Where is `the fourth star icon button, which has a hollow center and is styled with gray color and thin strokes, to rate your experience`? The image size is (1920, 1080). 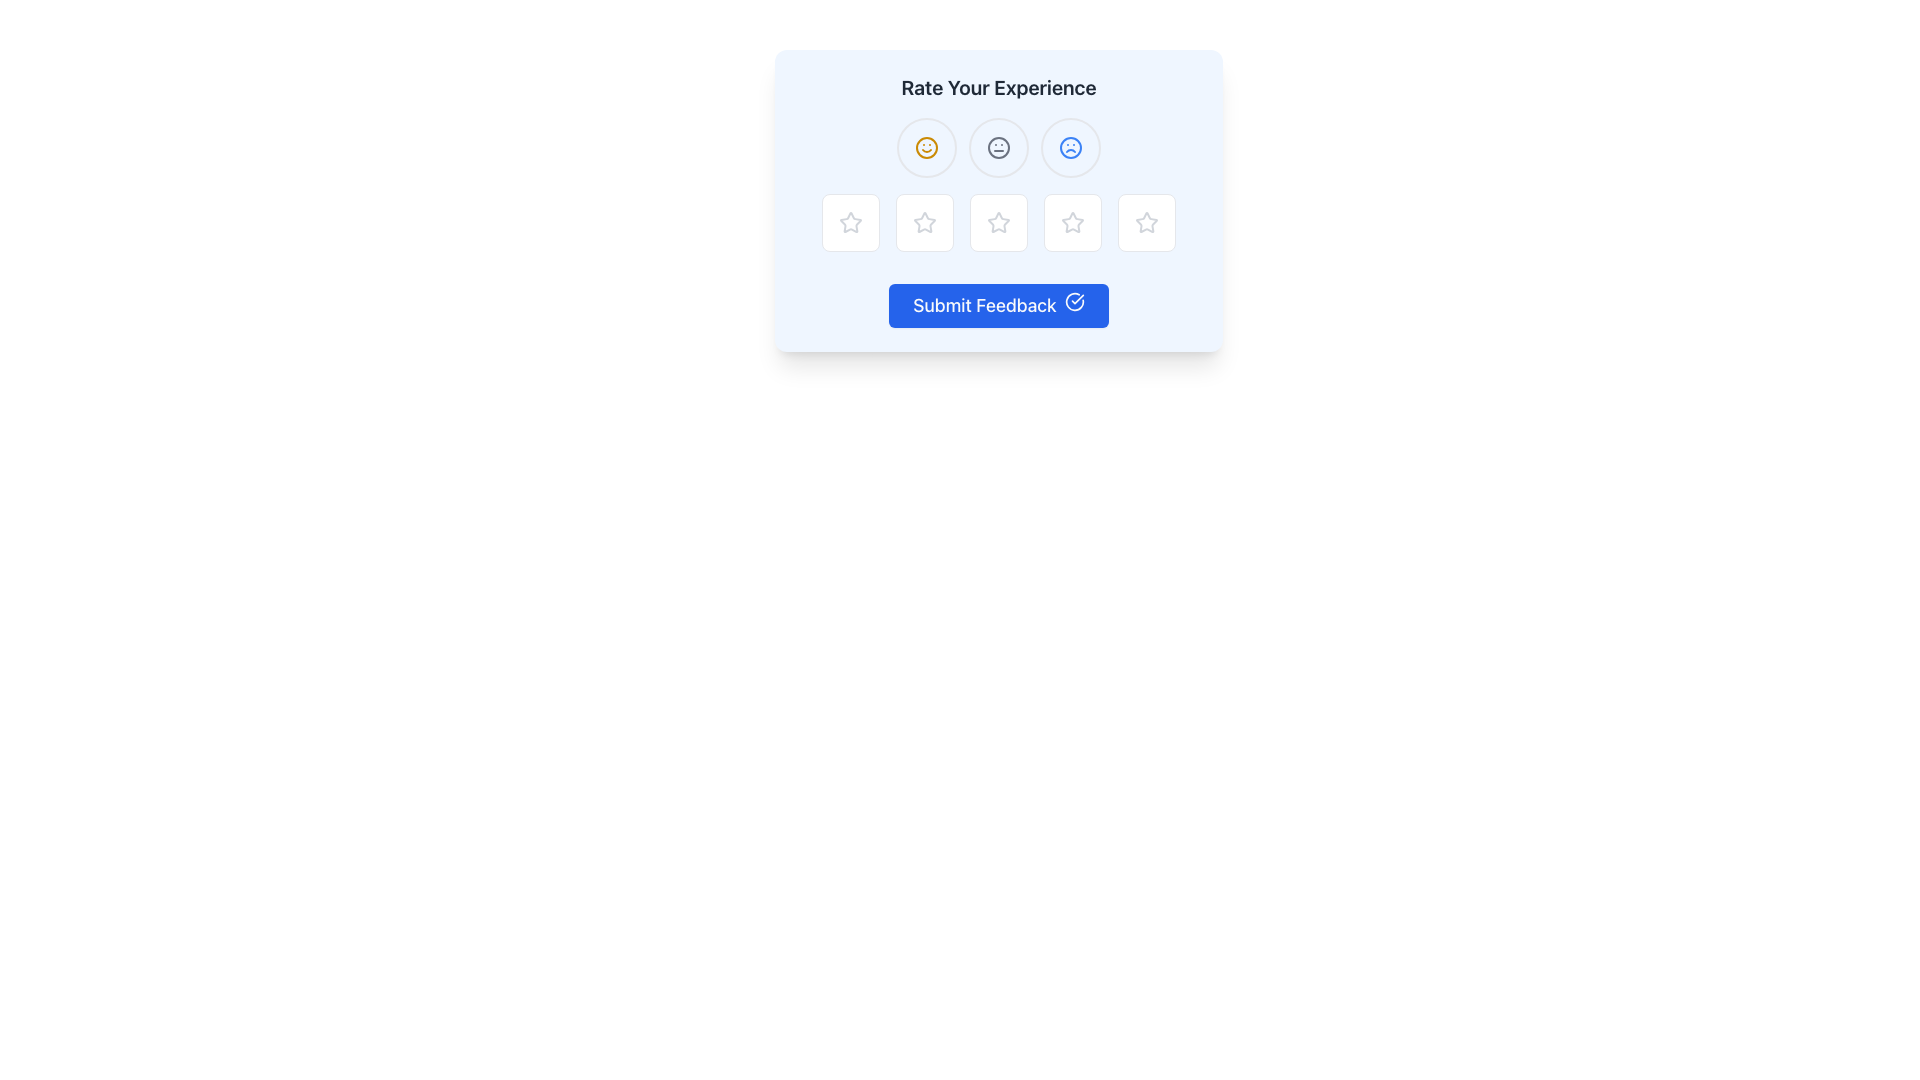 the fourth star icon button, which has a hollow center and is styled with gray color and thin strokes, to rate your experience is located at coordinates (1072, 223).